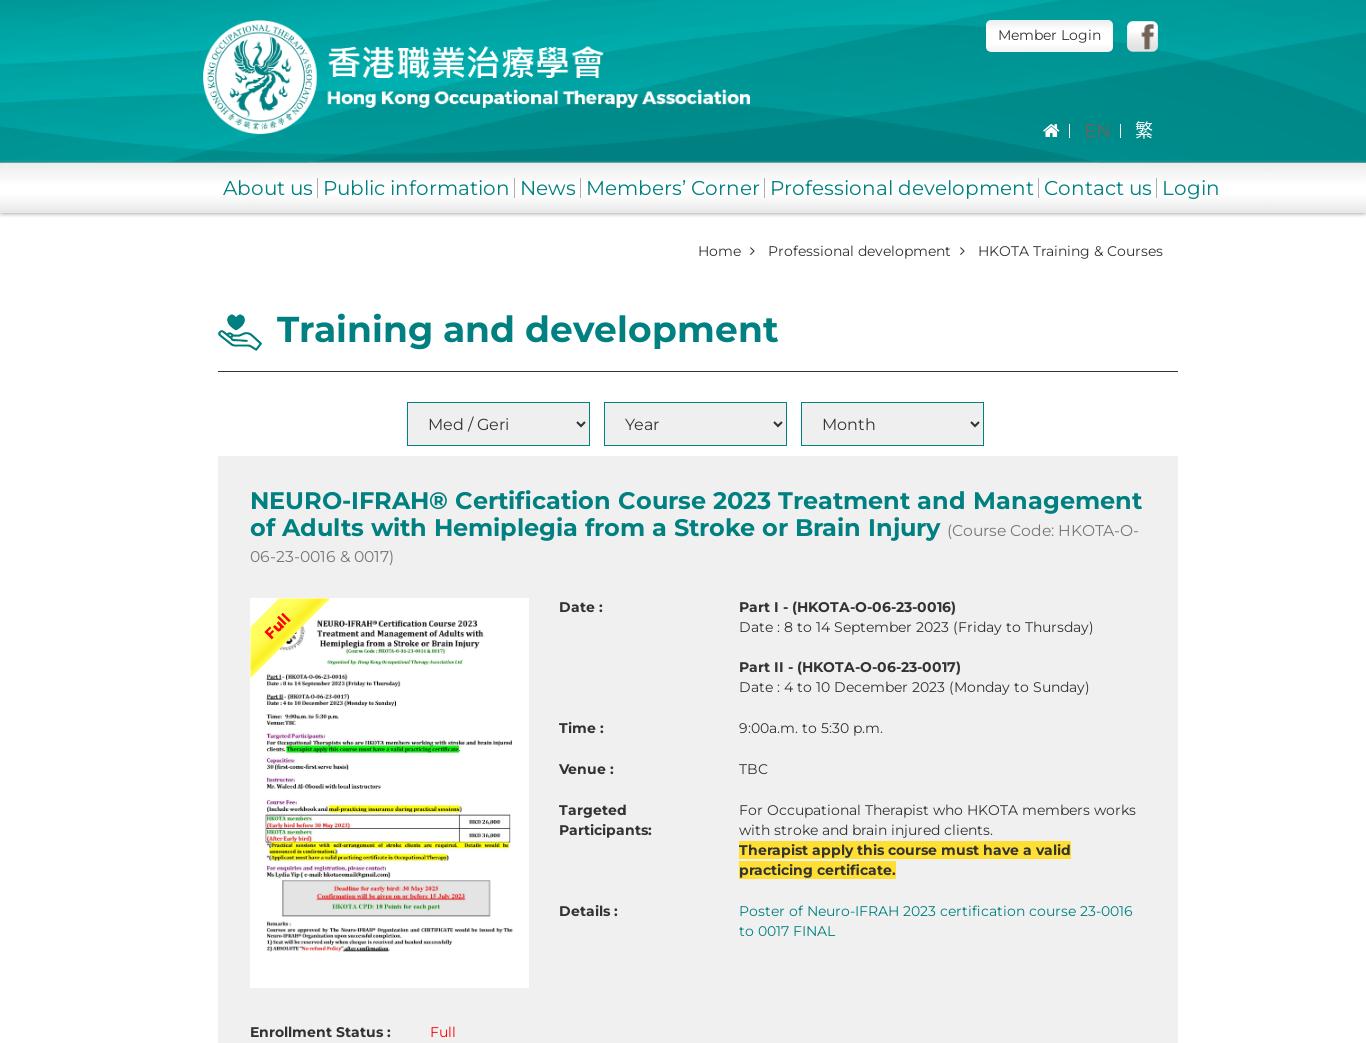 The image size is (1366, 1043). Describe the element at coordinates (527, 327) in the screenshot. I see `'Training and development'` at that location.